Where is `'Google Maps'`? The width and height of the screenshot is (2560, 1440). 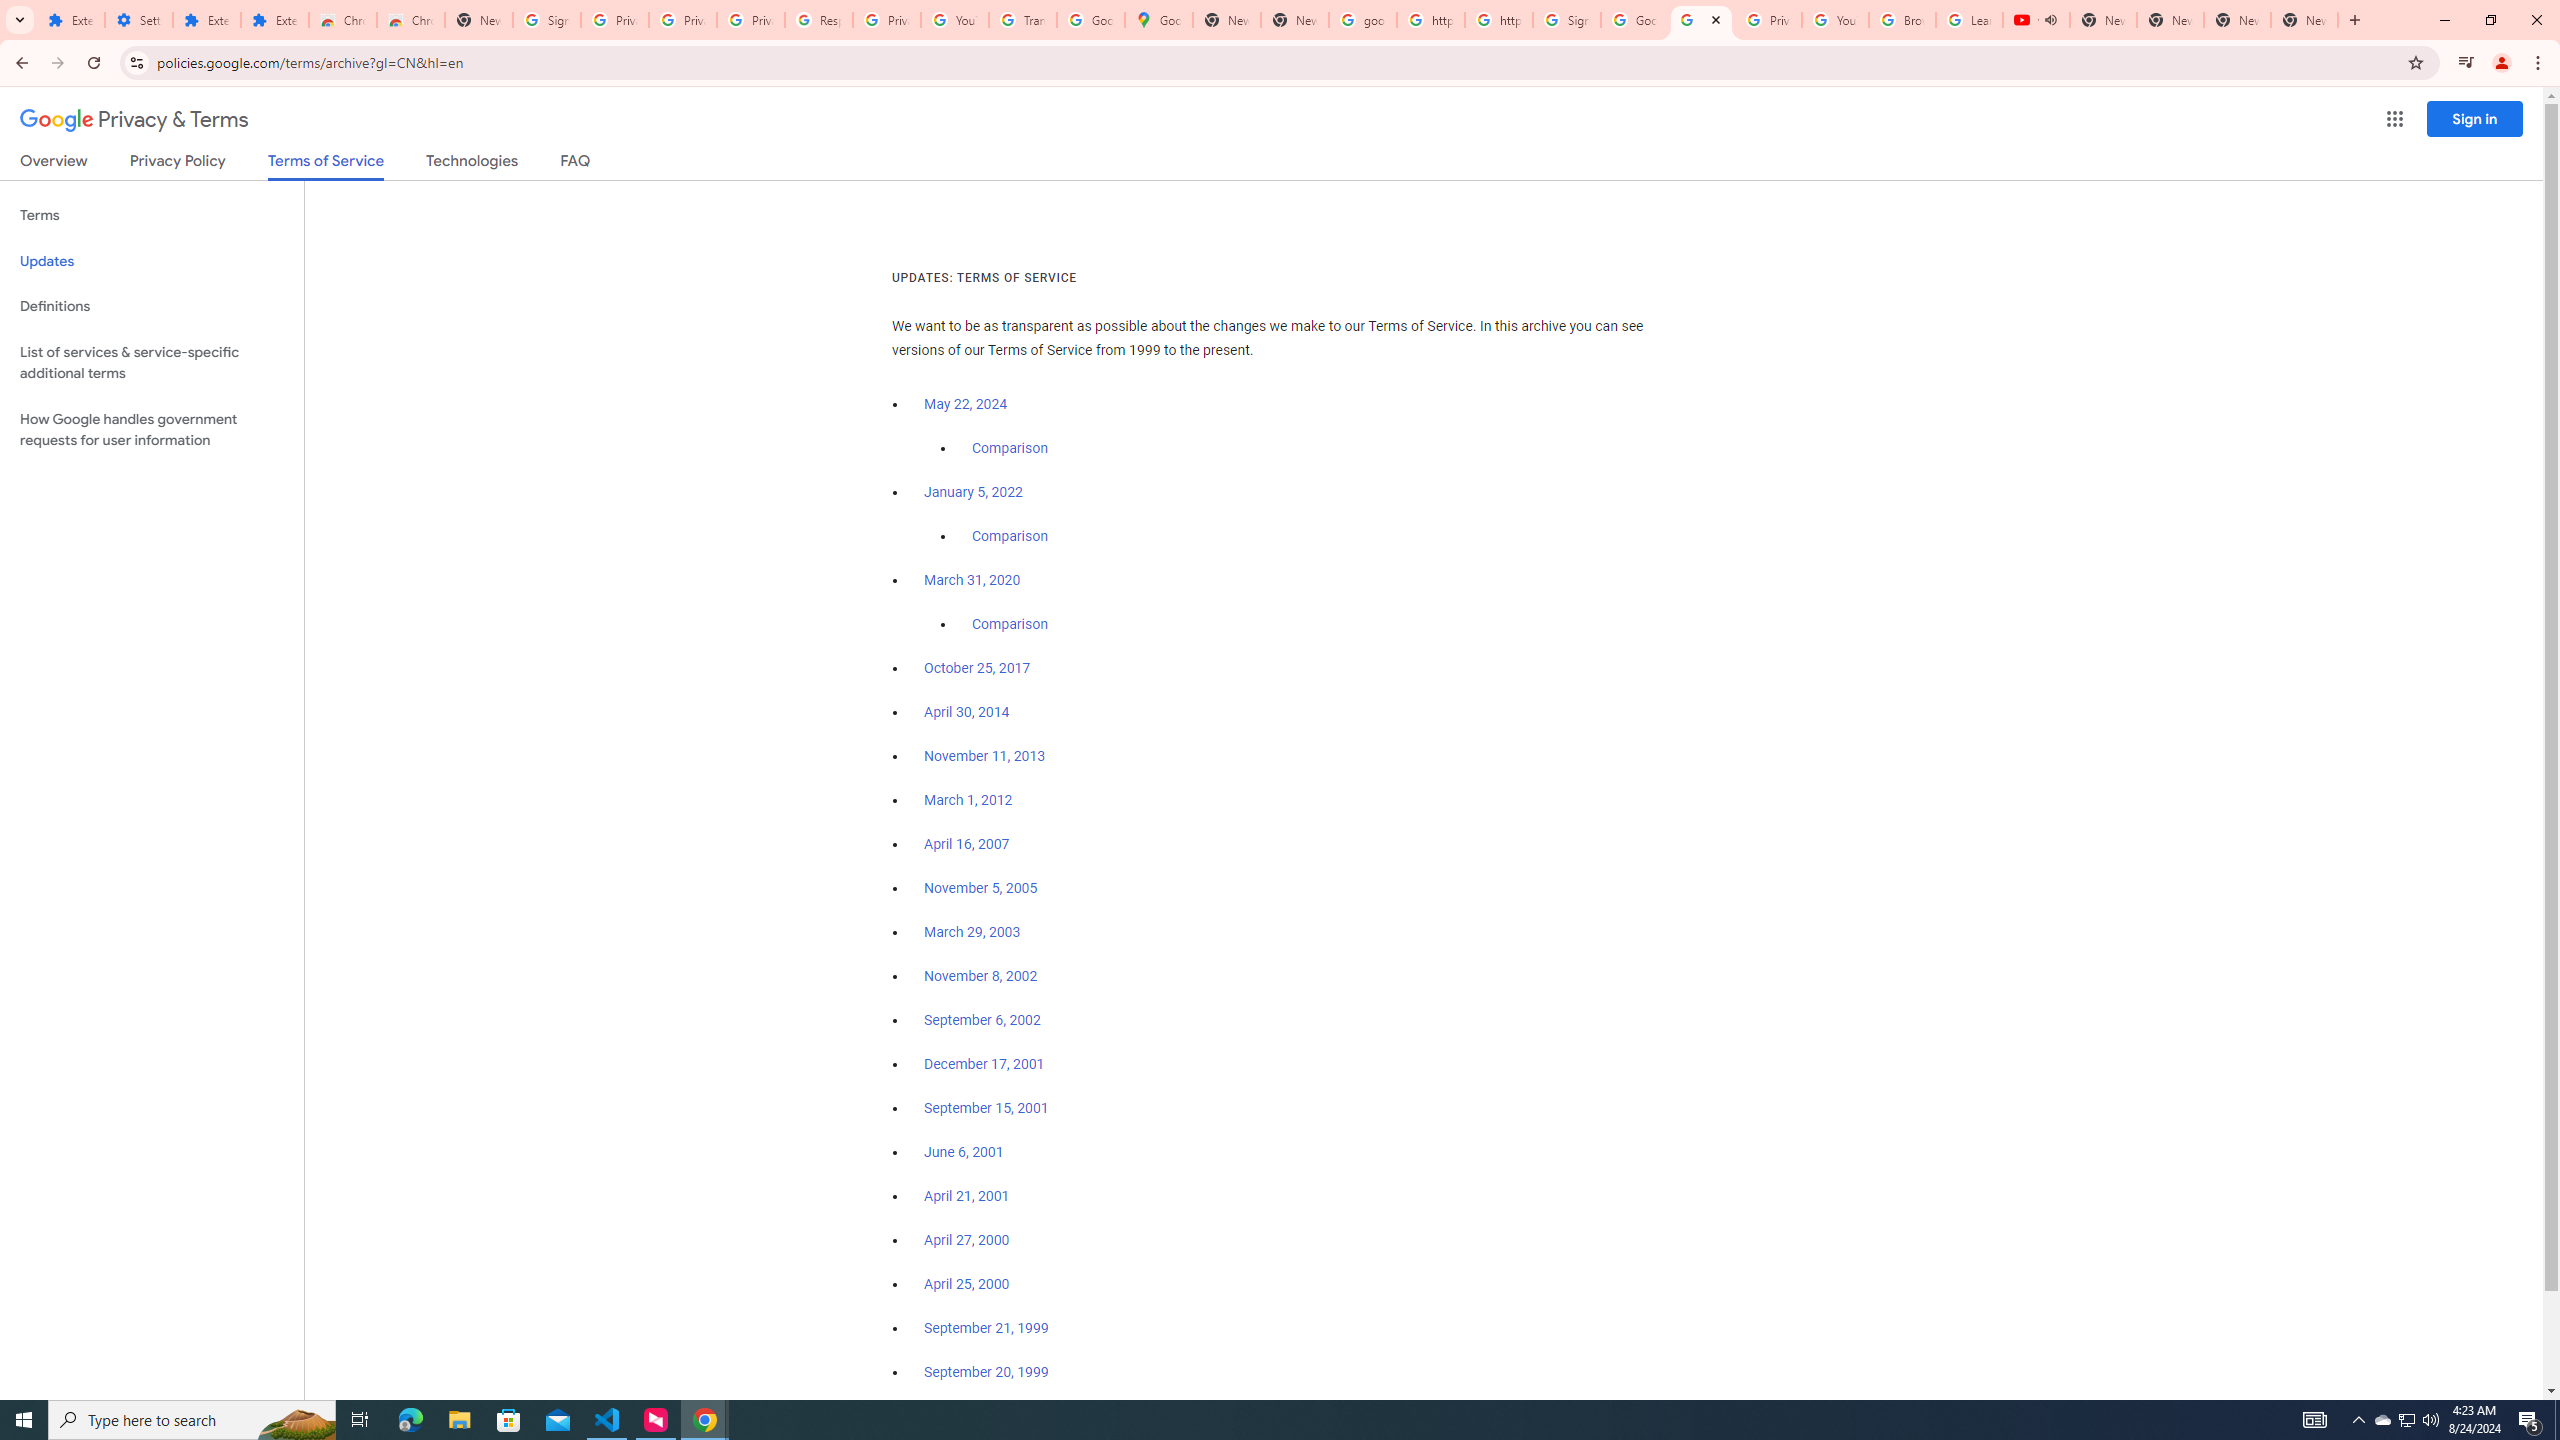
'Google Maps' is located at coordinates (1158, 19).